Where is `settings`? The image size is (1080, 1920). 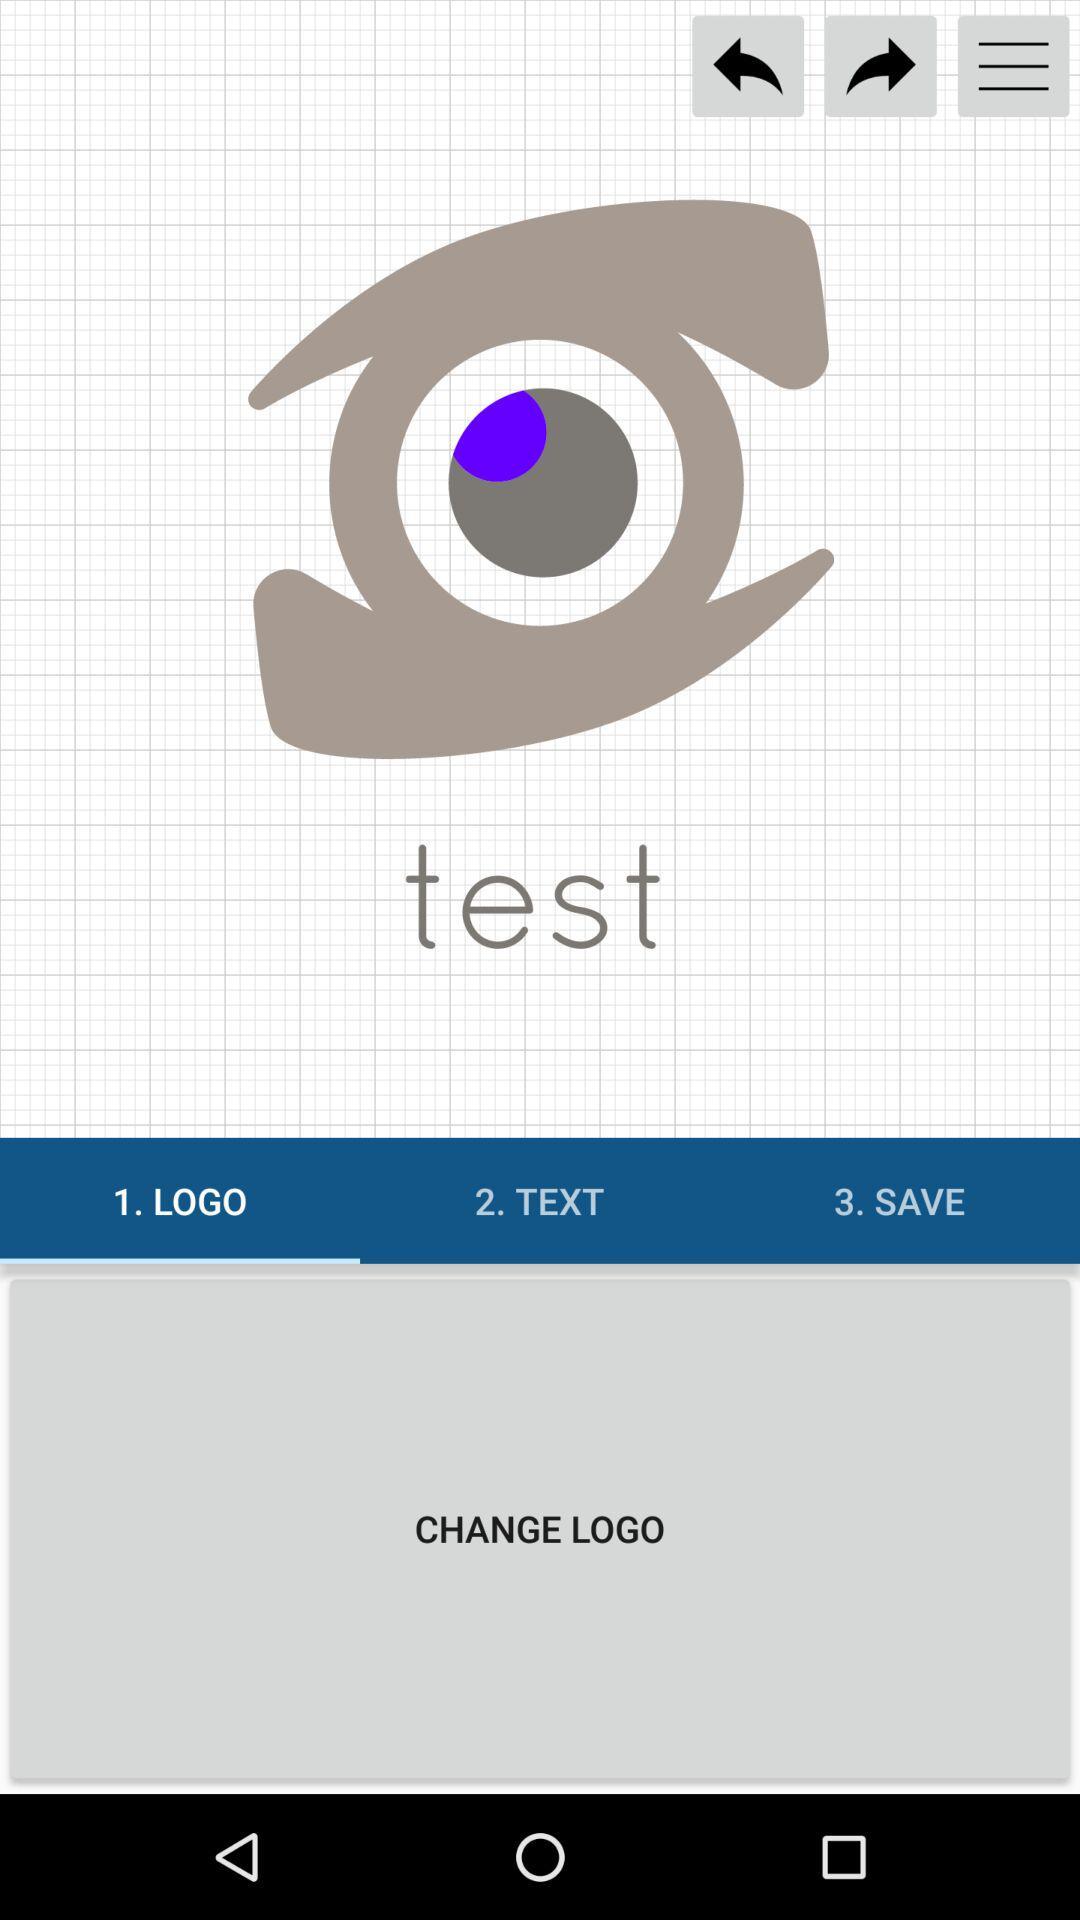
settings is located at coordinates (1013, 66).